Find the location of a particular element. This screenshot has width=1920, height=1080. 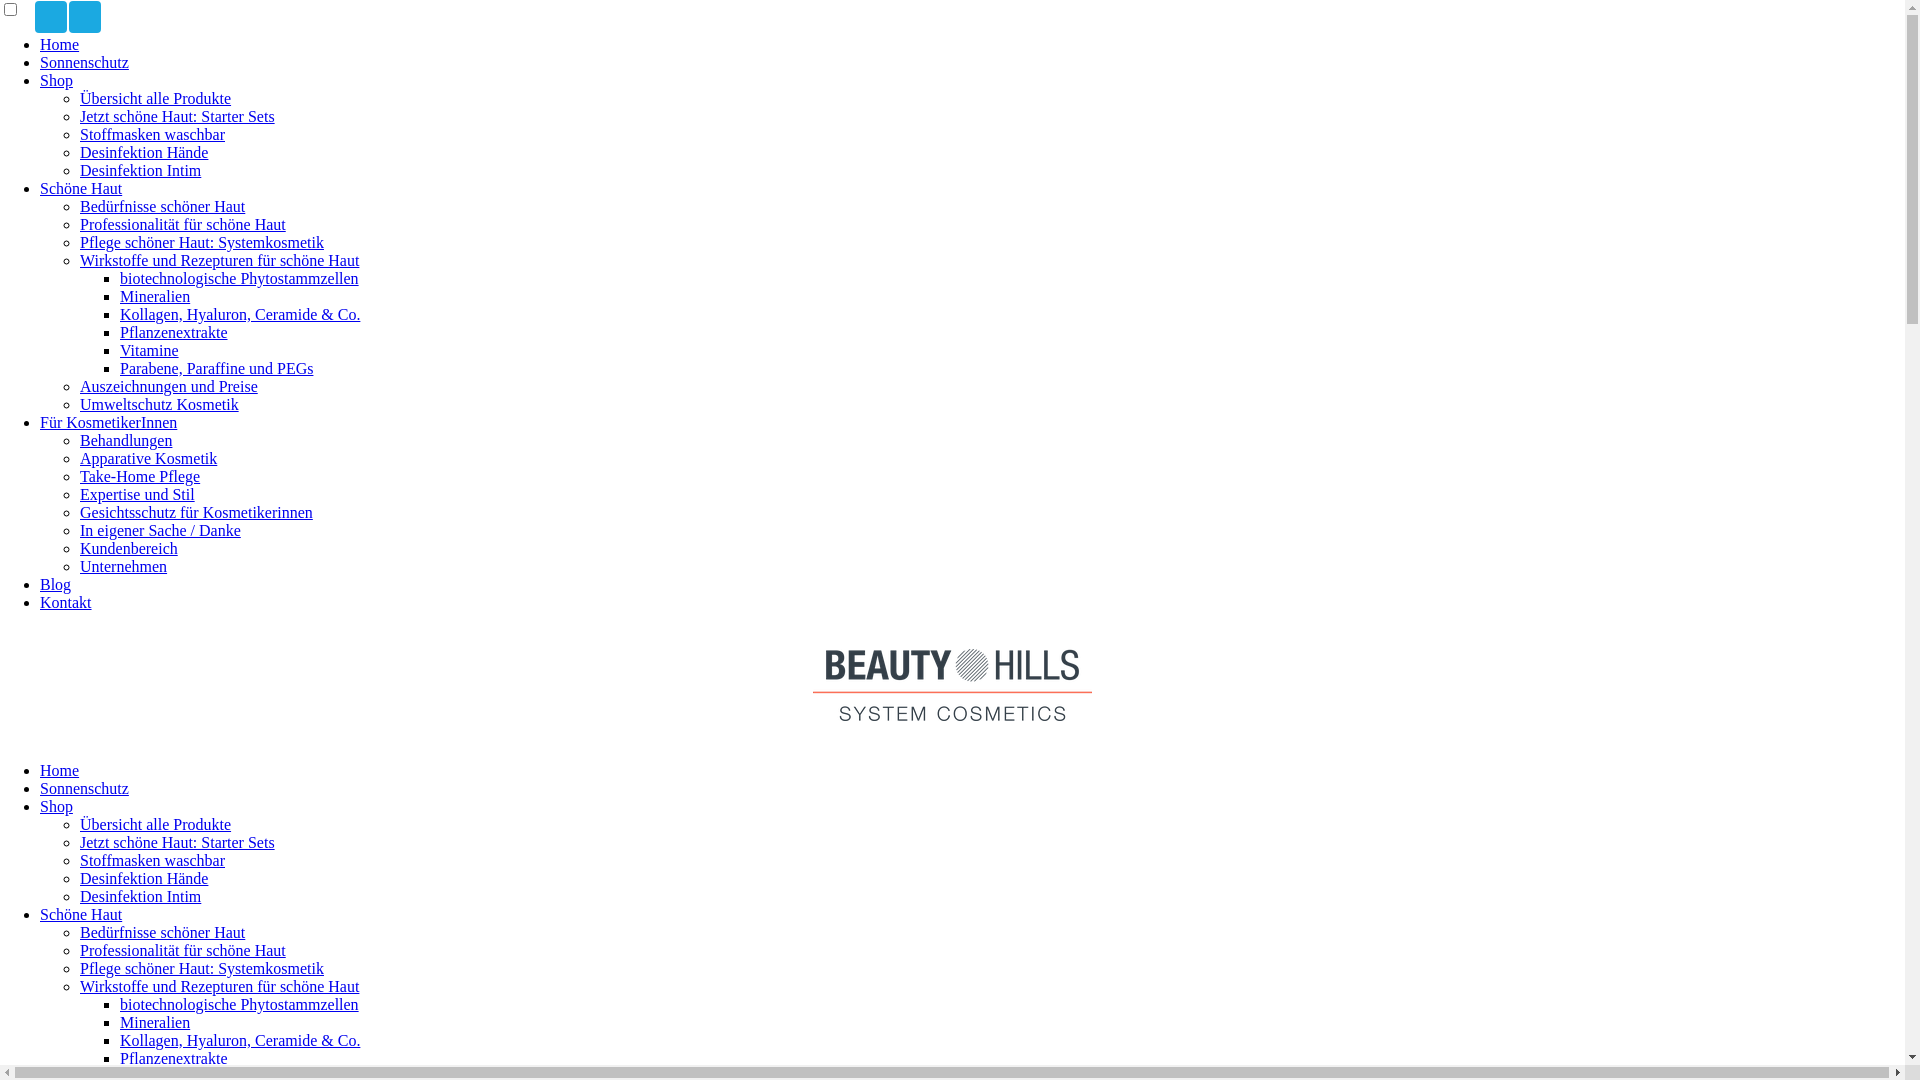

'Desinfektion Intim' is located at coordinates (139, 169).